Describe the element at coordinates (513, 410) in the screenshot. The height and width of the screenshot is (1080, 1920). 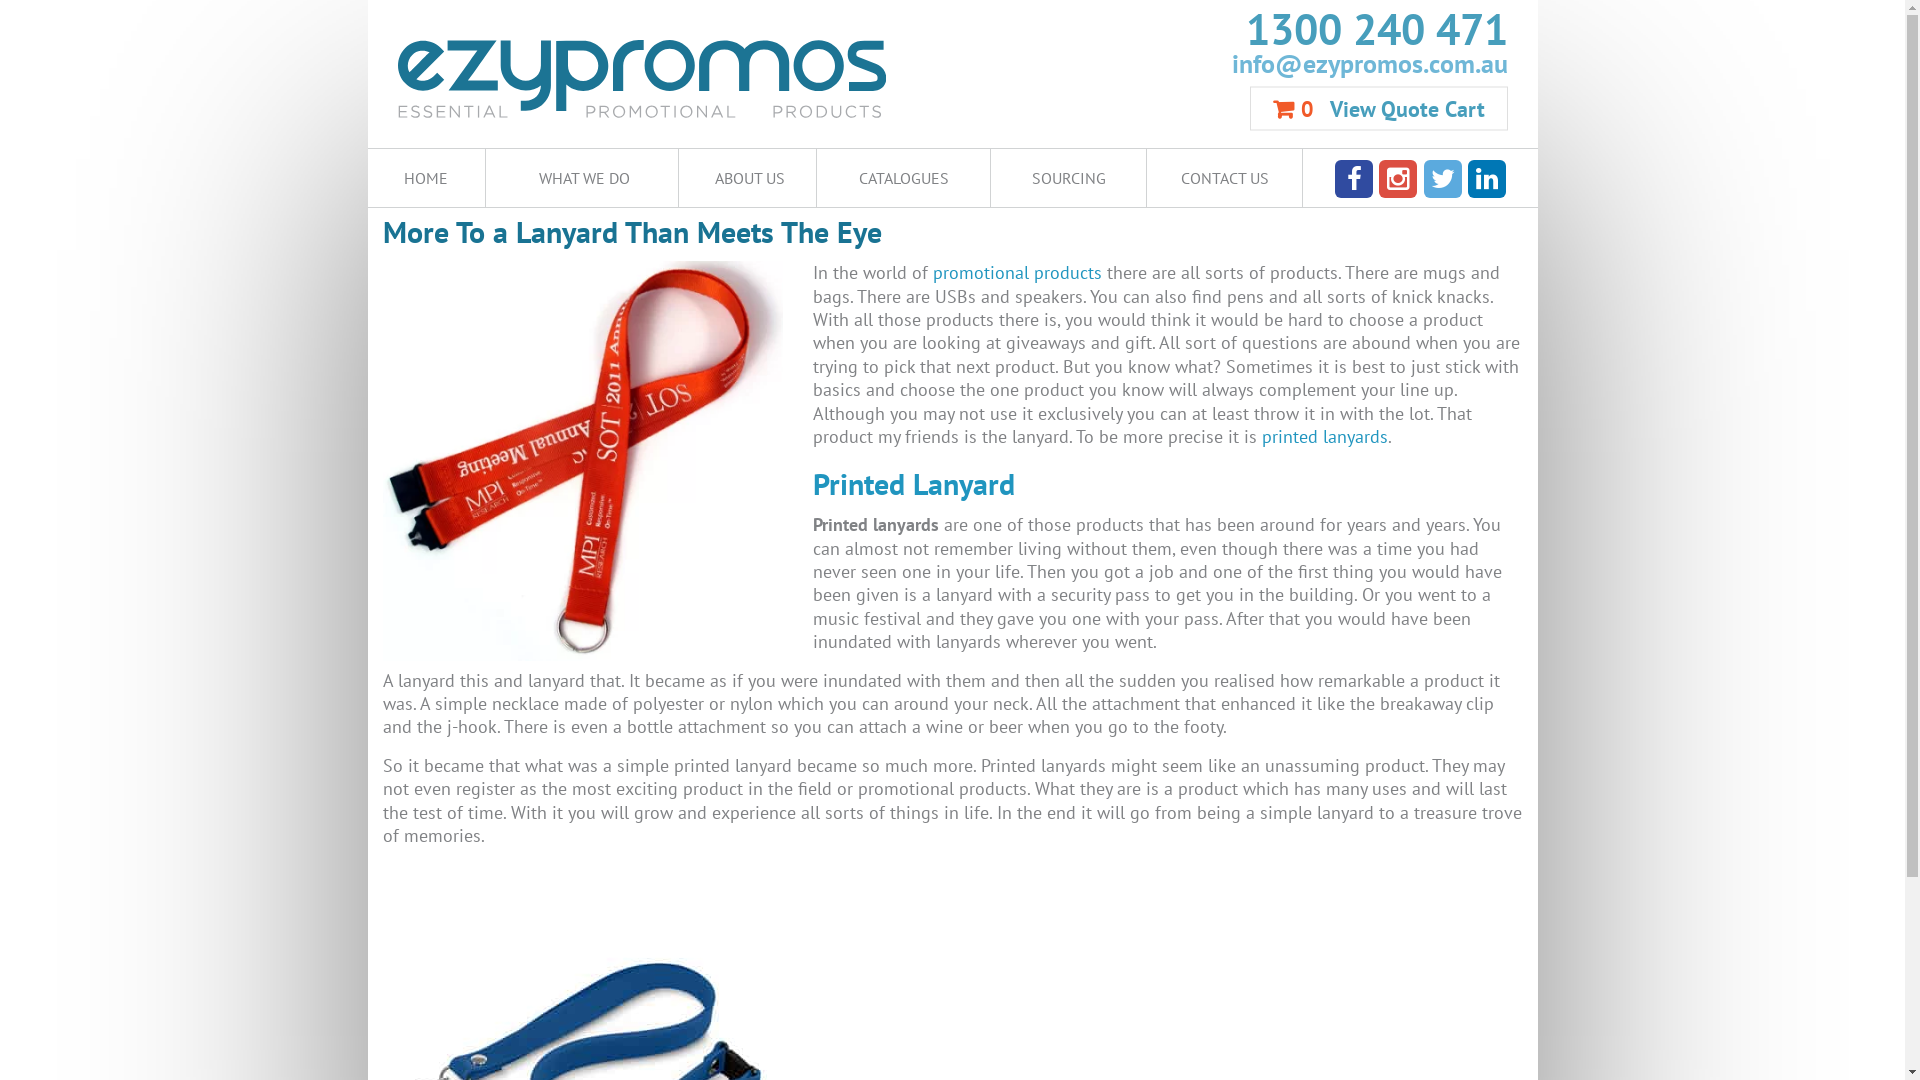
I see `'Lanyards'` at that location.